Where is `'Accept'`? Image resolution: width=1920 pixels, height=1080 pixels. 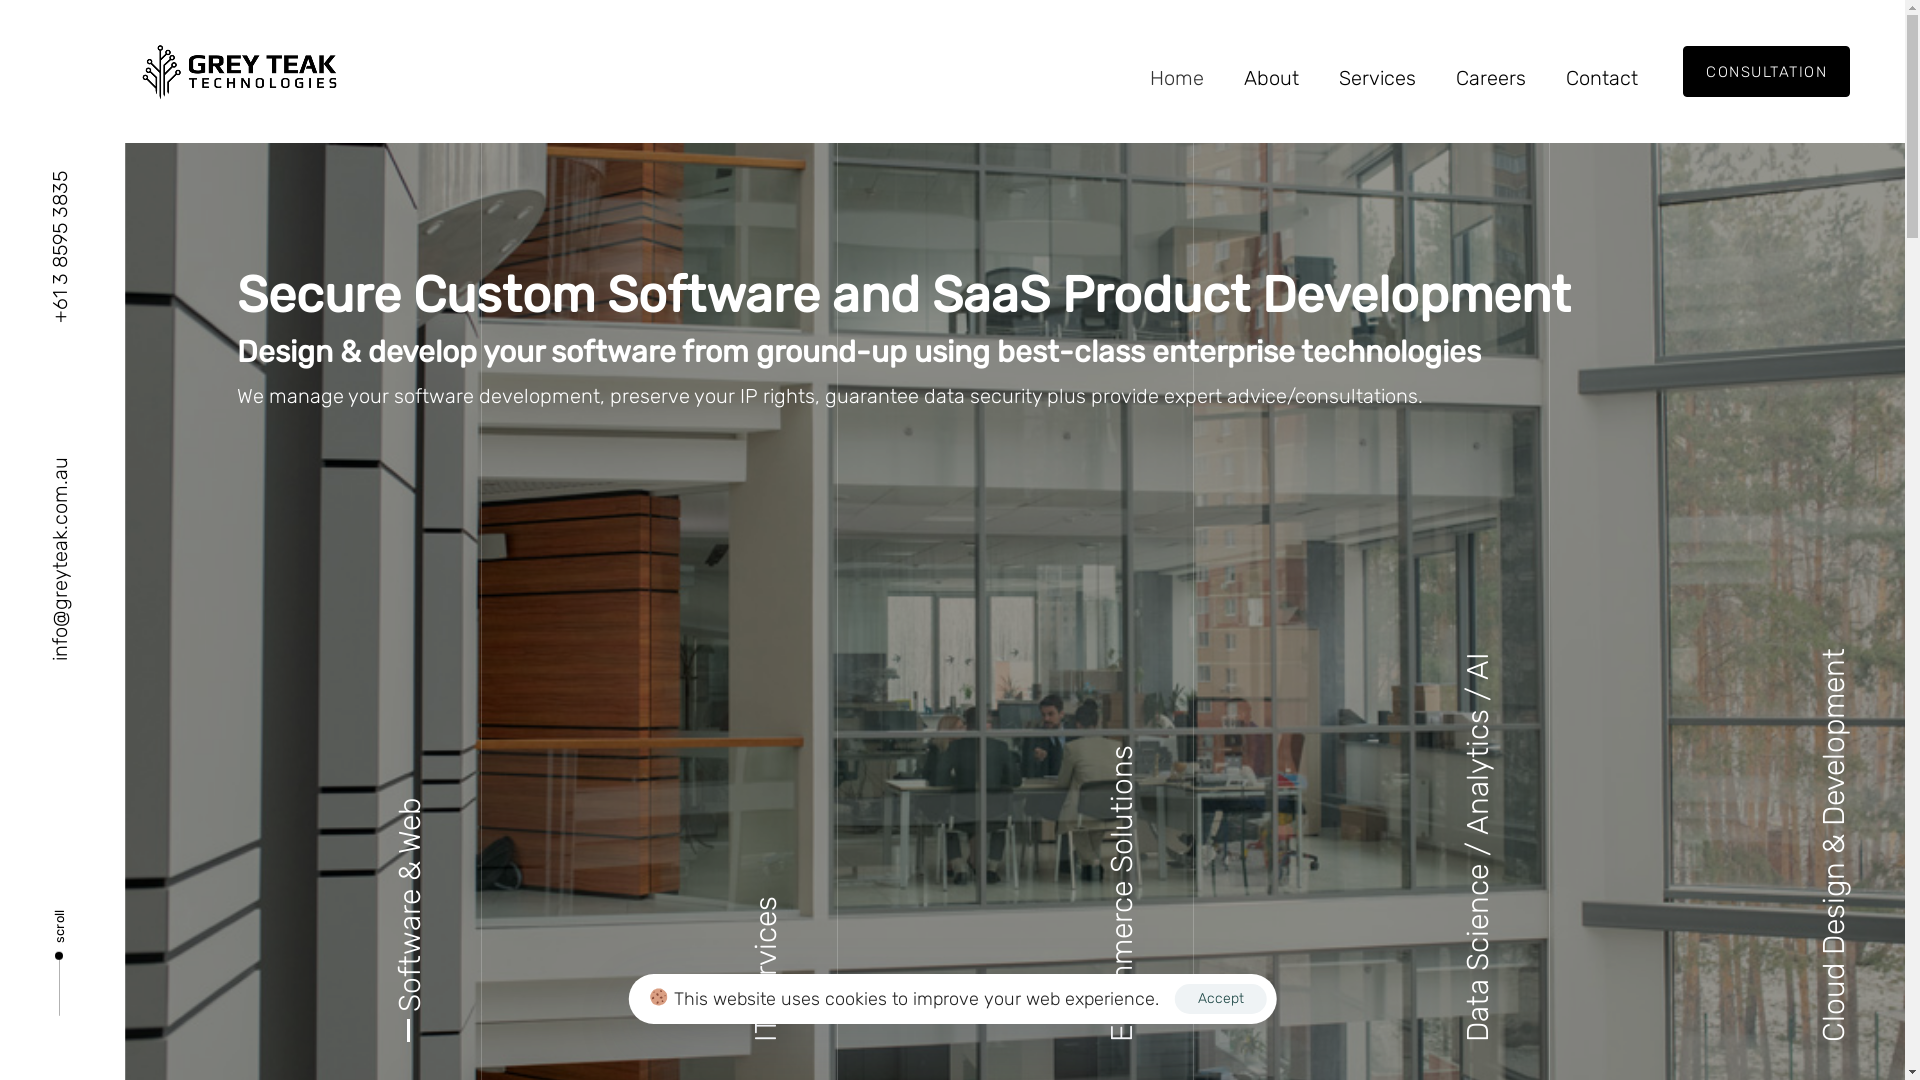 'Accept' is located at coordinates (1219, 999).